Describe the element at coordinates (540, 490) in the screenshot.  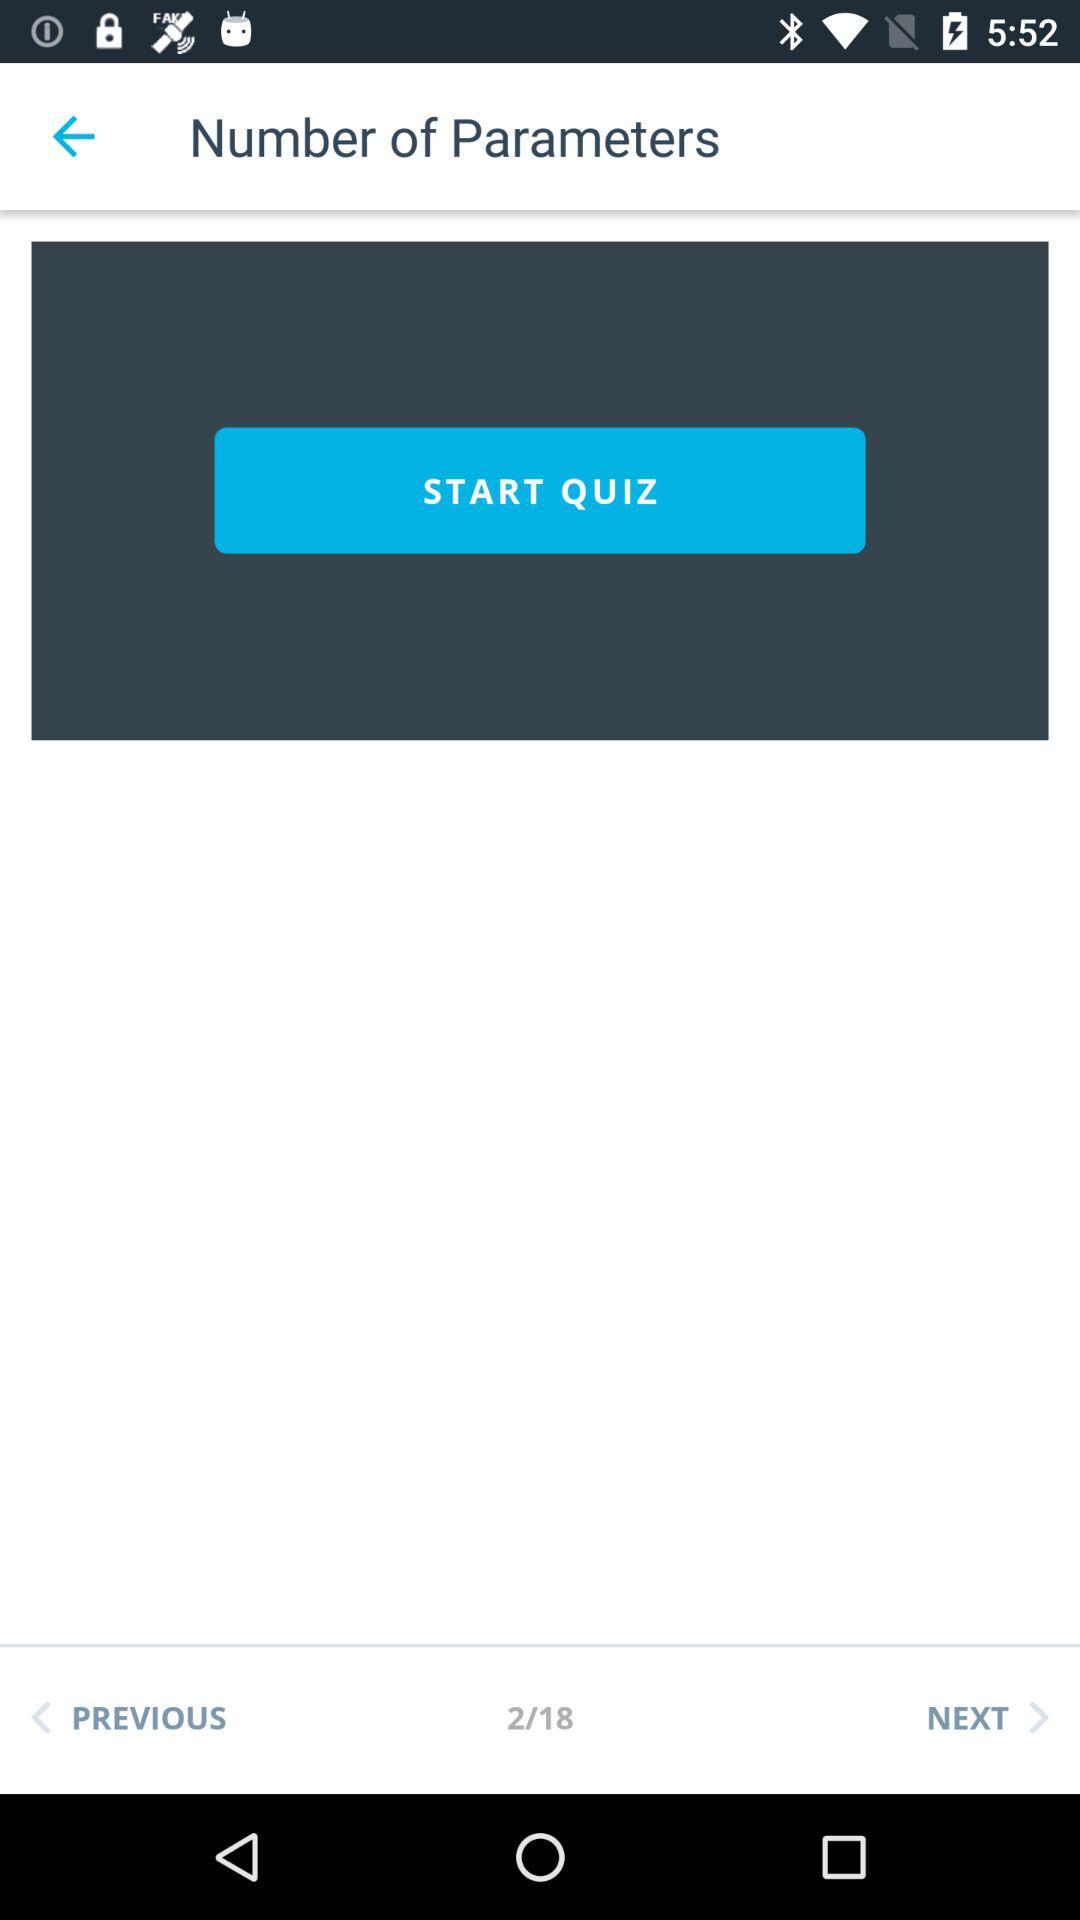
I see `start quiz item` at that location.